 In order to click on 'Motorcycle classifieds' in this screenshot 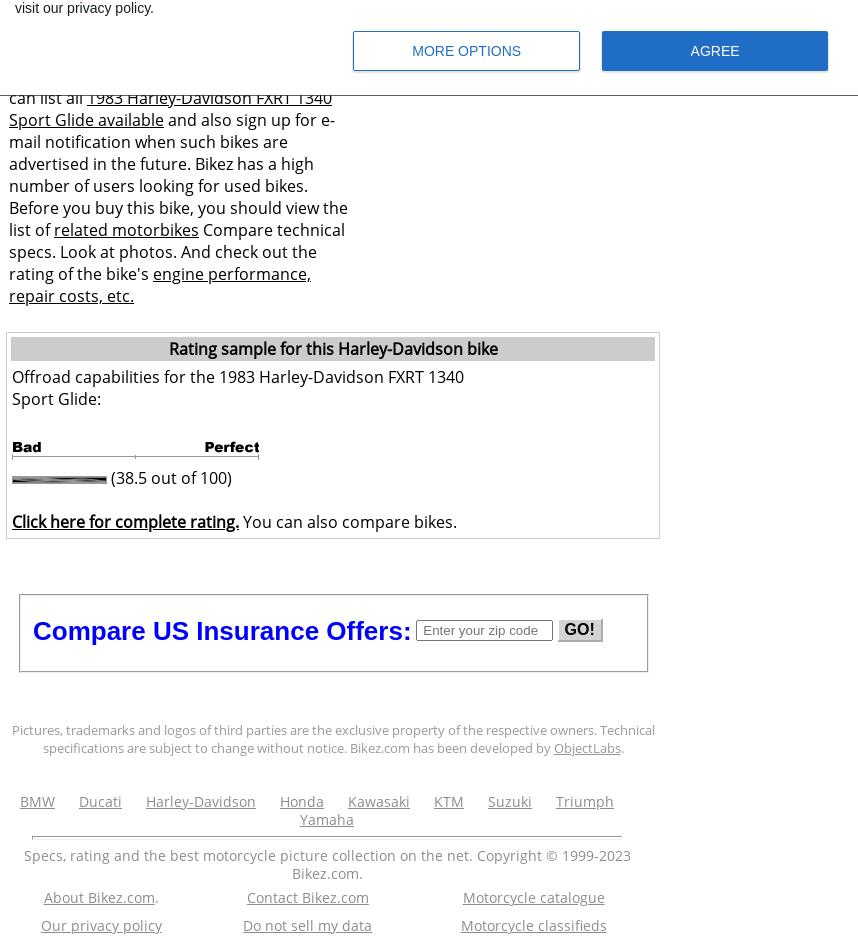, I will do `click(459, 925)`.